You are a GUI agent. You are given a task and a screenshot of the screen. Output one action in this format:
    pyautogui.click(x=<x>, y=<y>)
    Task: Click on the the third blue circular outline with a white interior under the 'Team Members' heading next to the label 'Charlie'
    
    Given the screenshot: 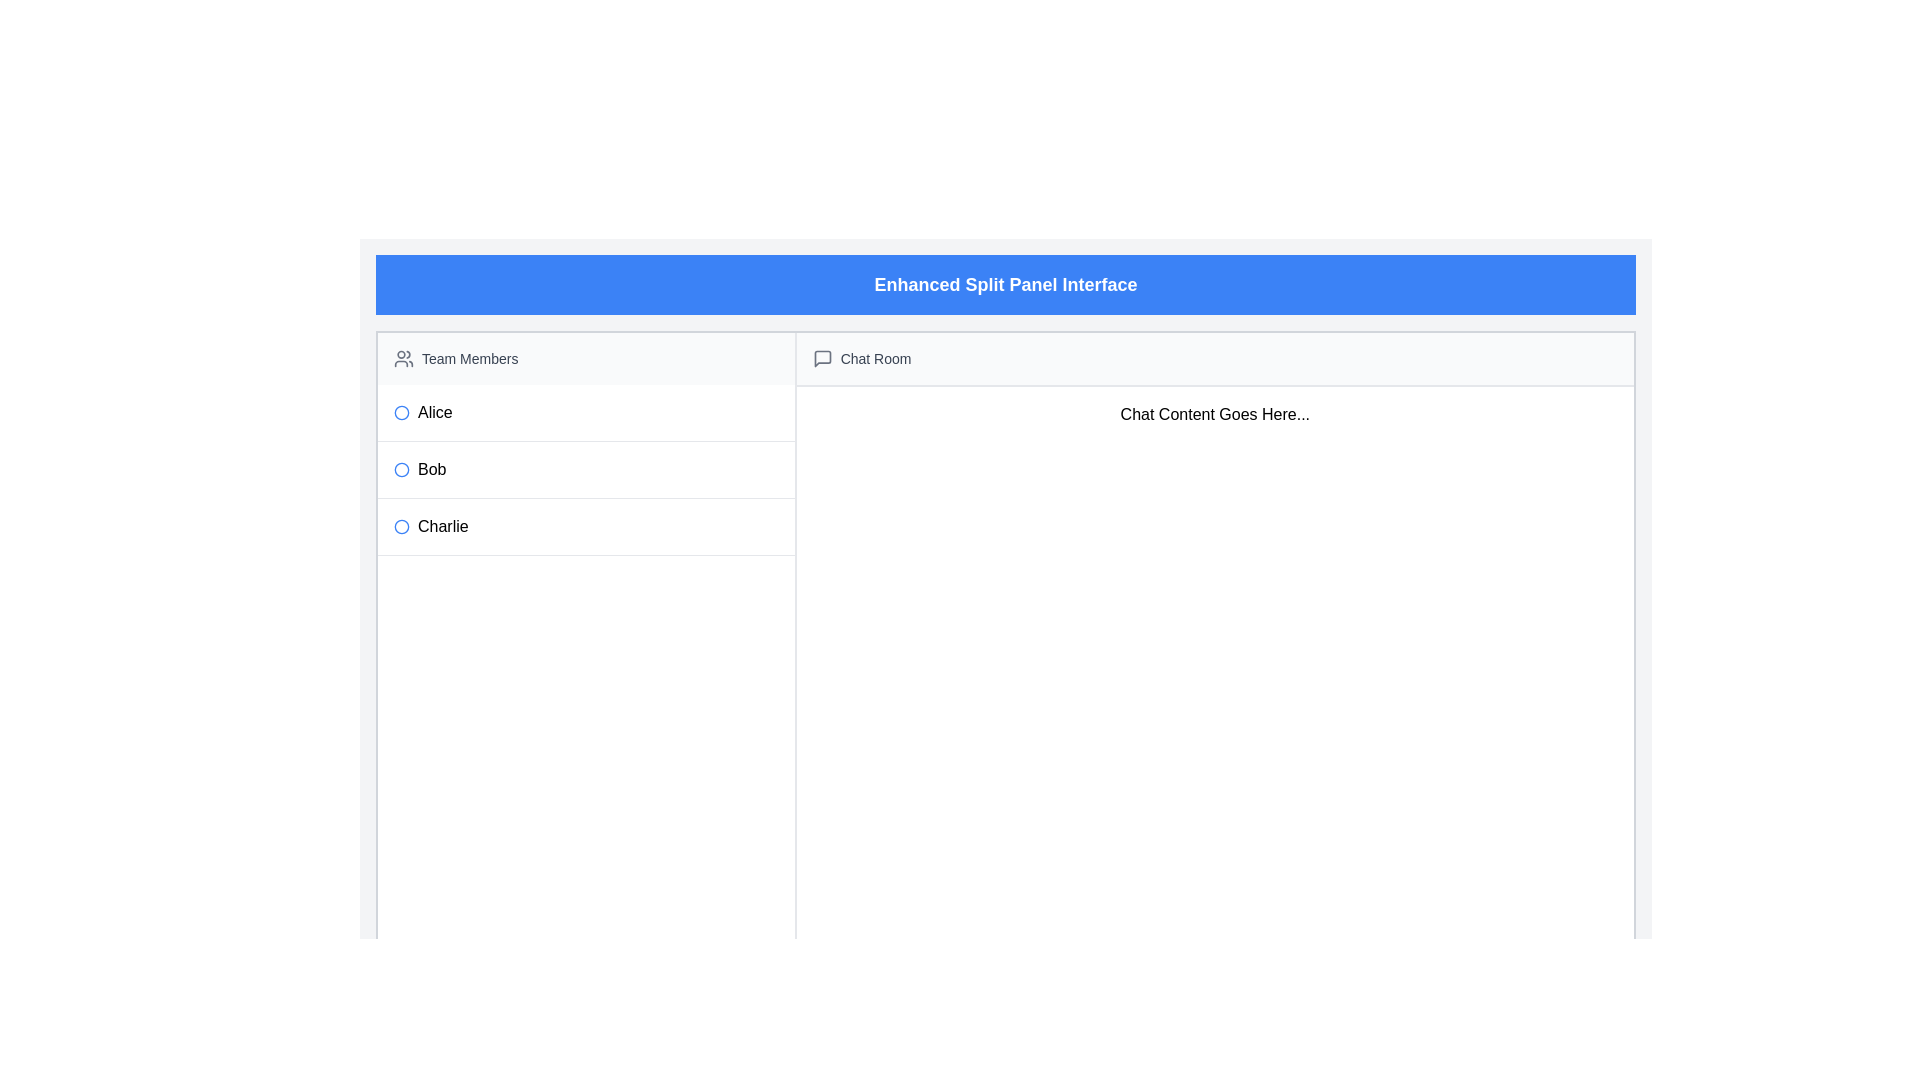 What is the action you would take?
    pyautogui.click(x=401, y=526)
    